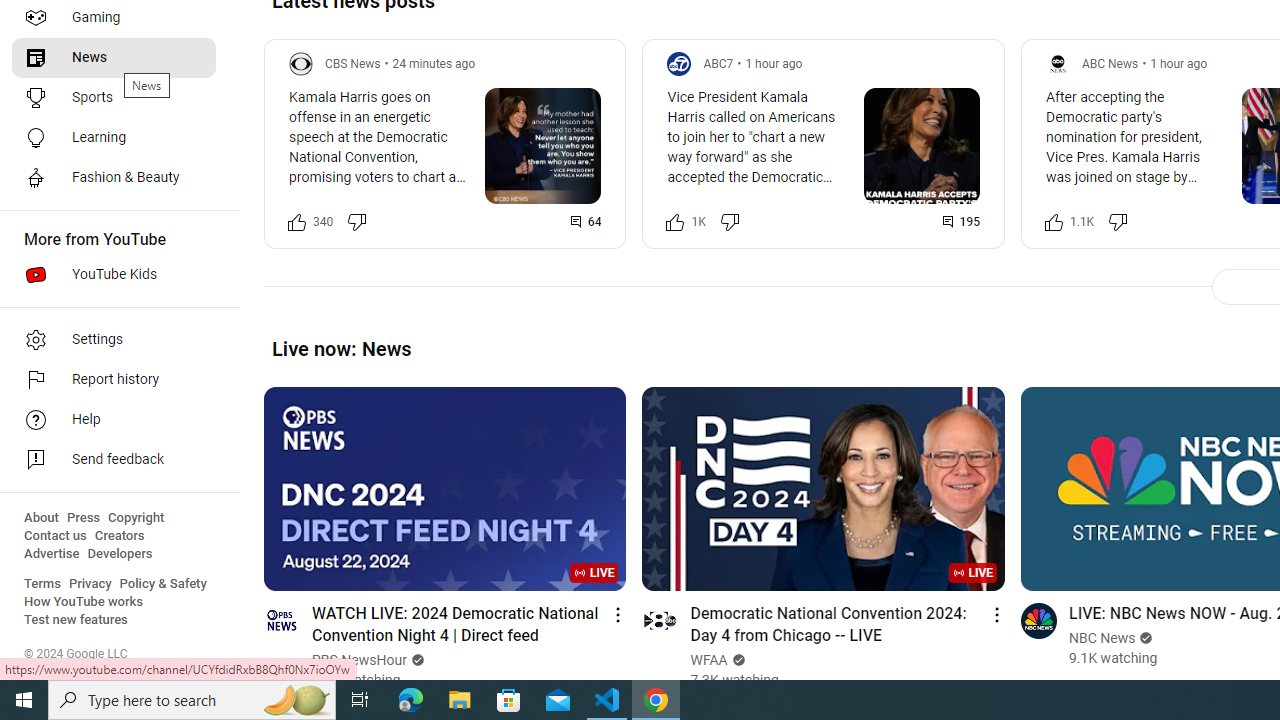 This screenshot has width=1280, height=720. What do you see at coordinates (353, 62) in the screenshot?
I see `'CBS News'` at bounding box center [353, 62].